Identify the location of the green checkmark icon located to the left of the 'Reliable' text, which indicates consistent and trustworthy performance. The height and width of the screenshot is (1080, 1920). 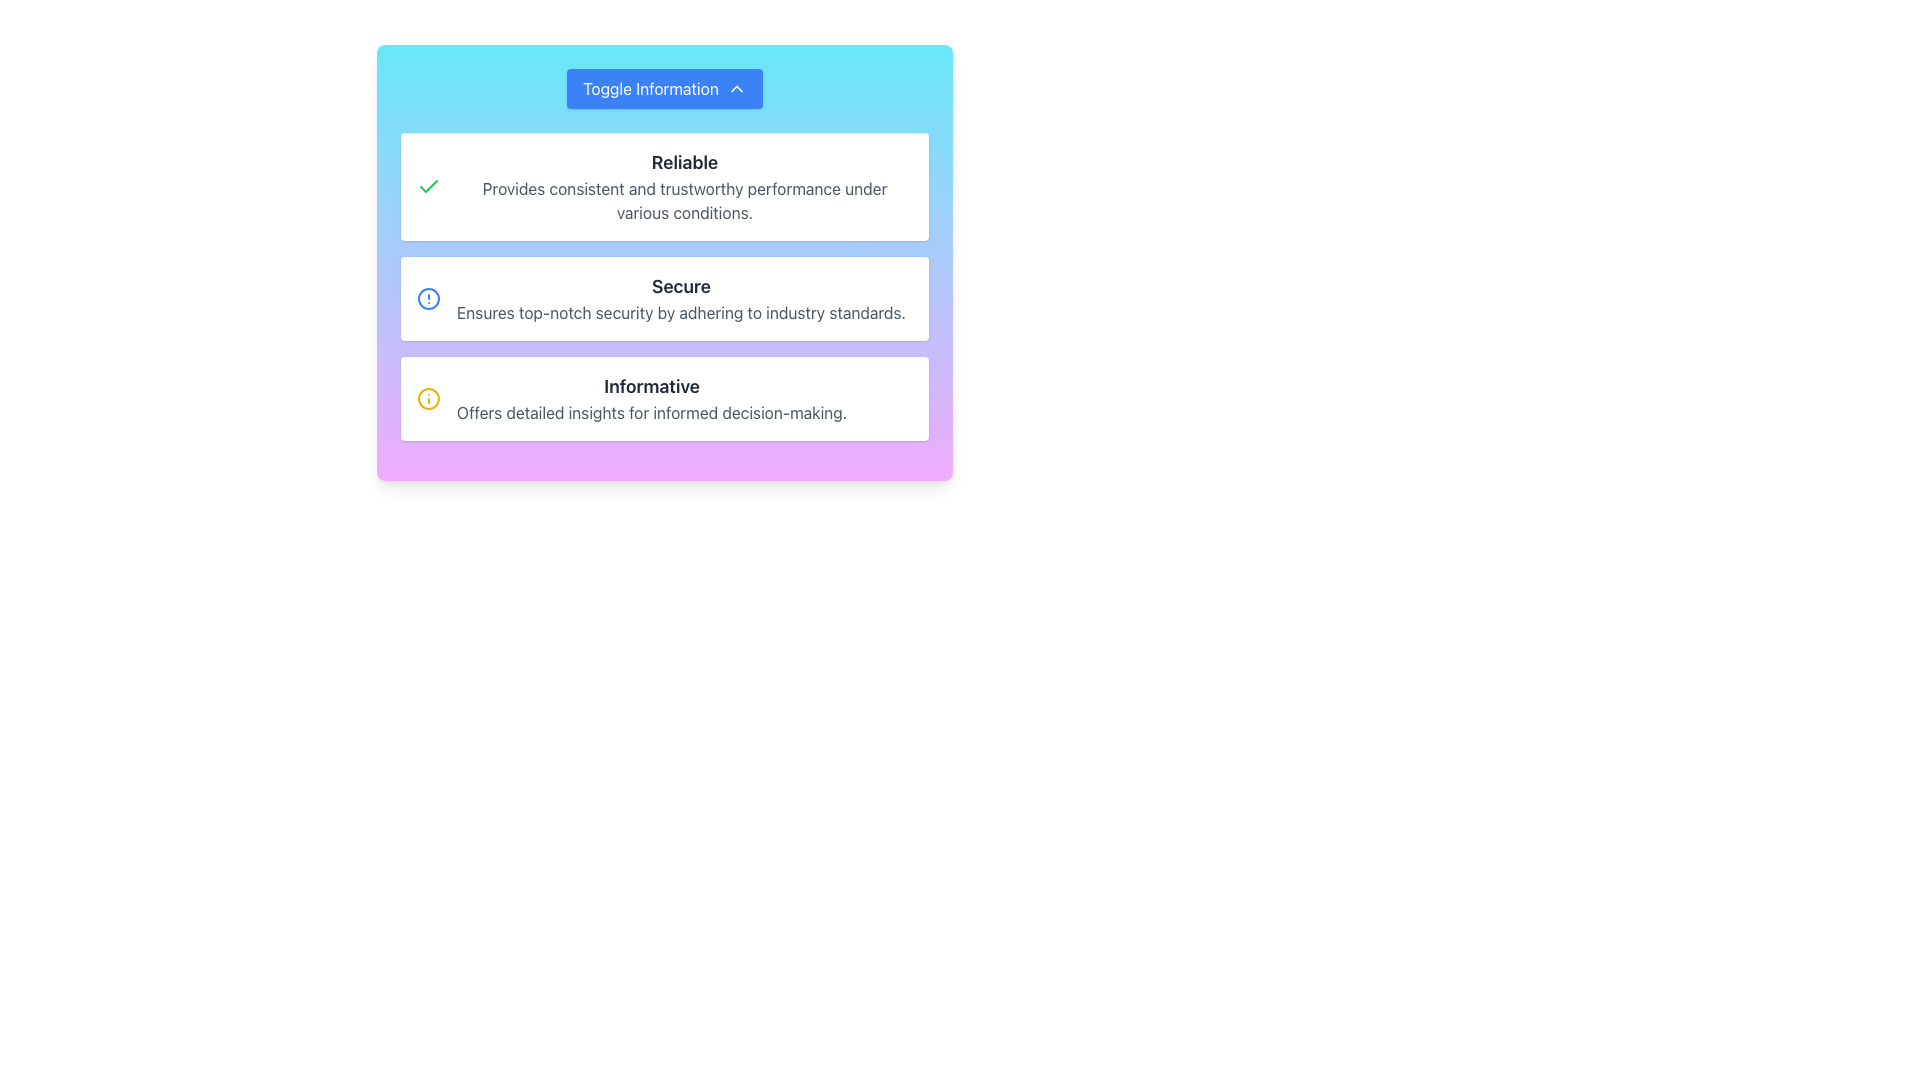
(427, 186).